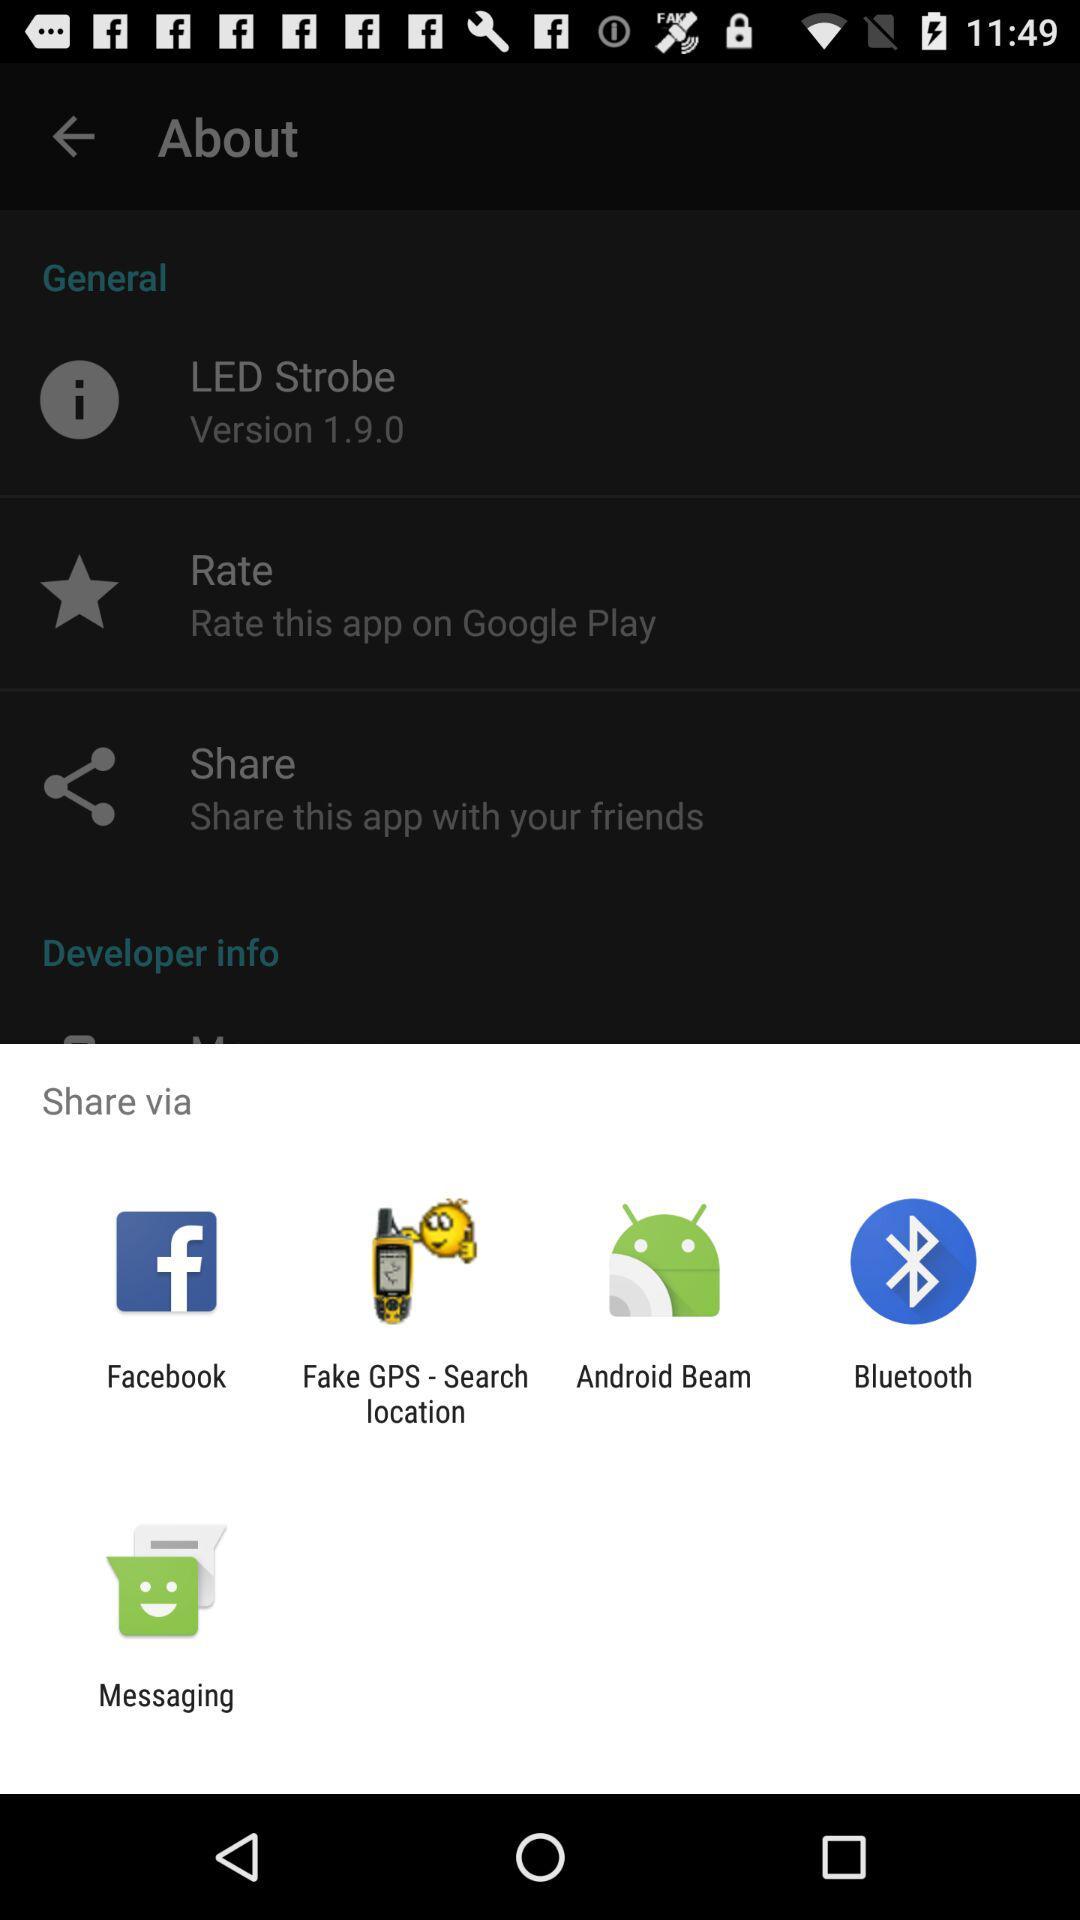 The image size is (1080, 1920). I want to click on the fake gps search app, so click(414, 1392).